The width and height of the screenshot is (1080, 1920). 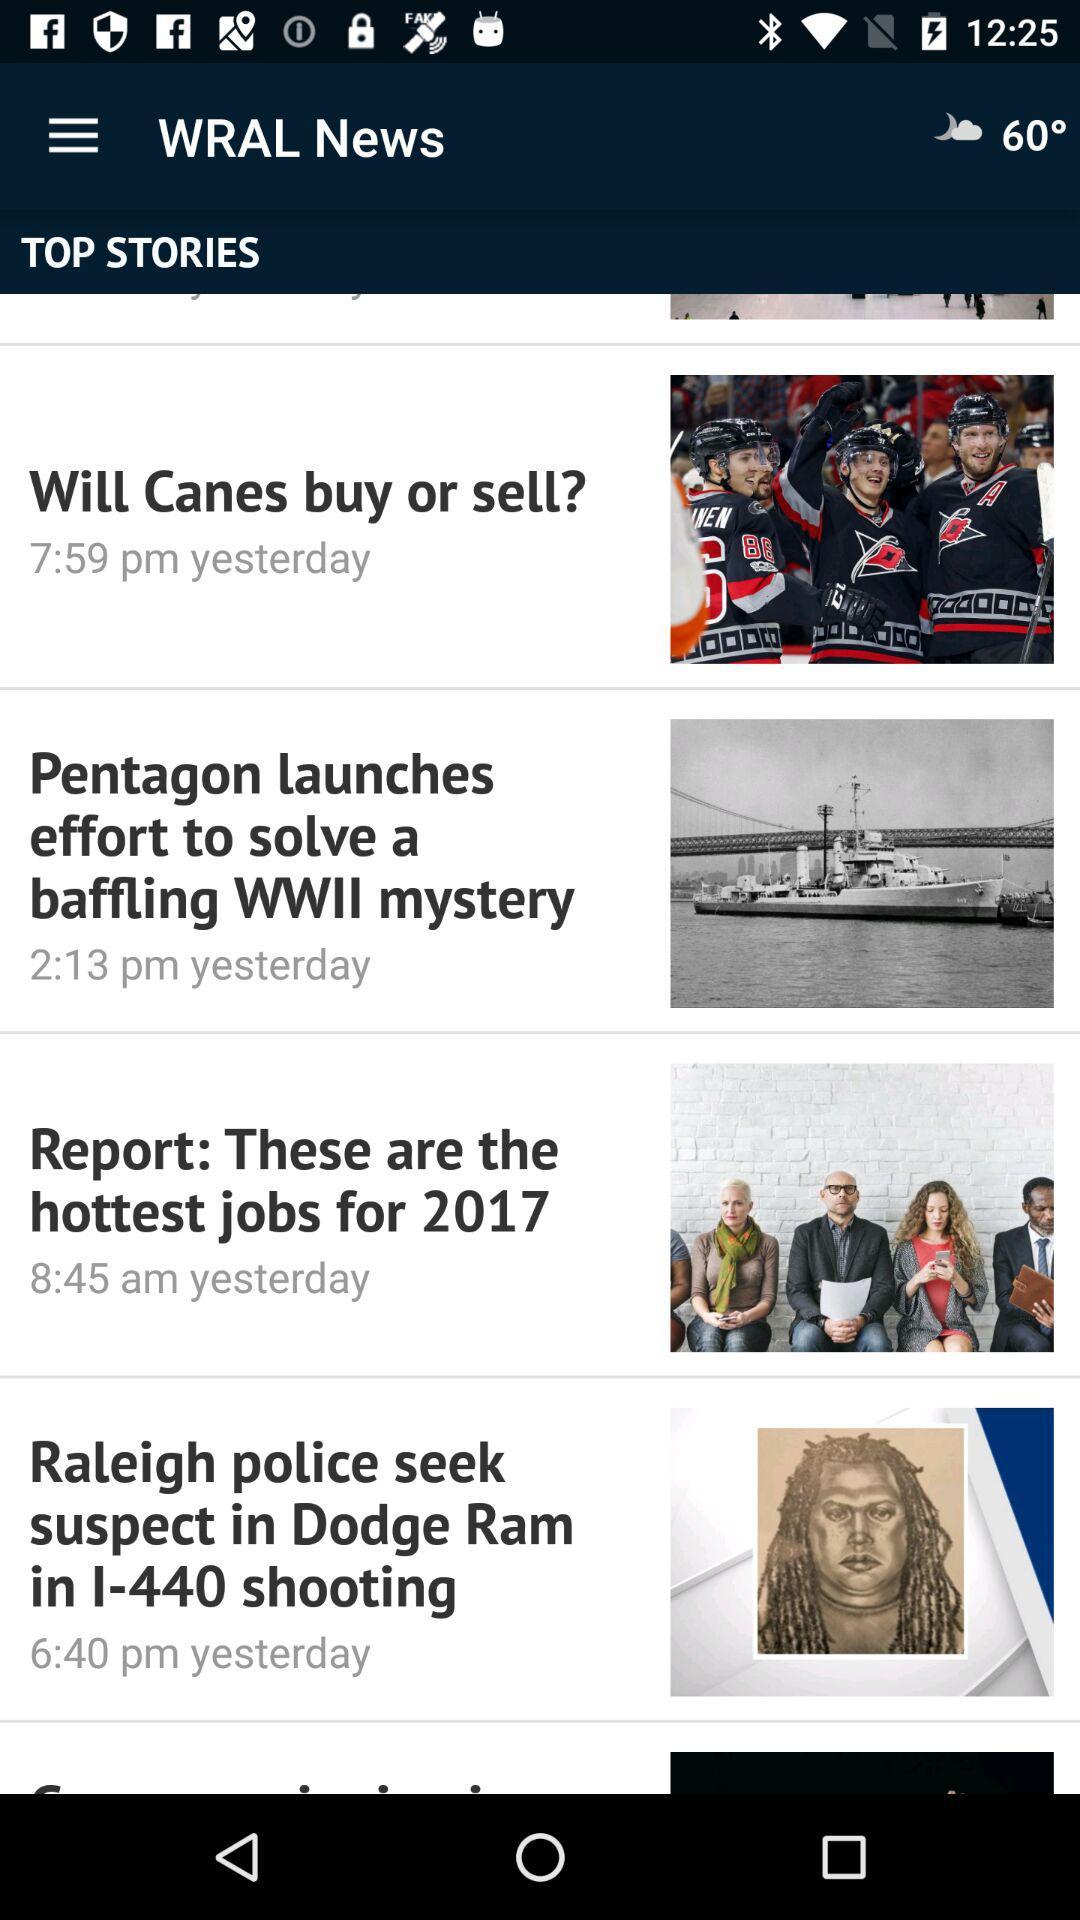 What do you see at coordinates (72, 135) in the screenshot?
I see `icon above top stories icon` at bounding box center [72, 135].